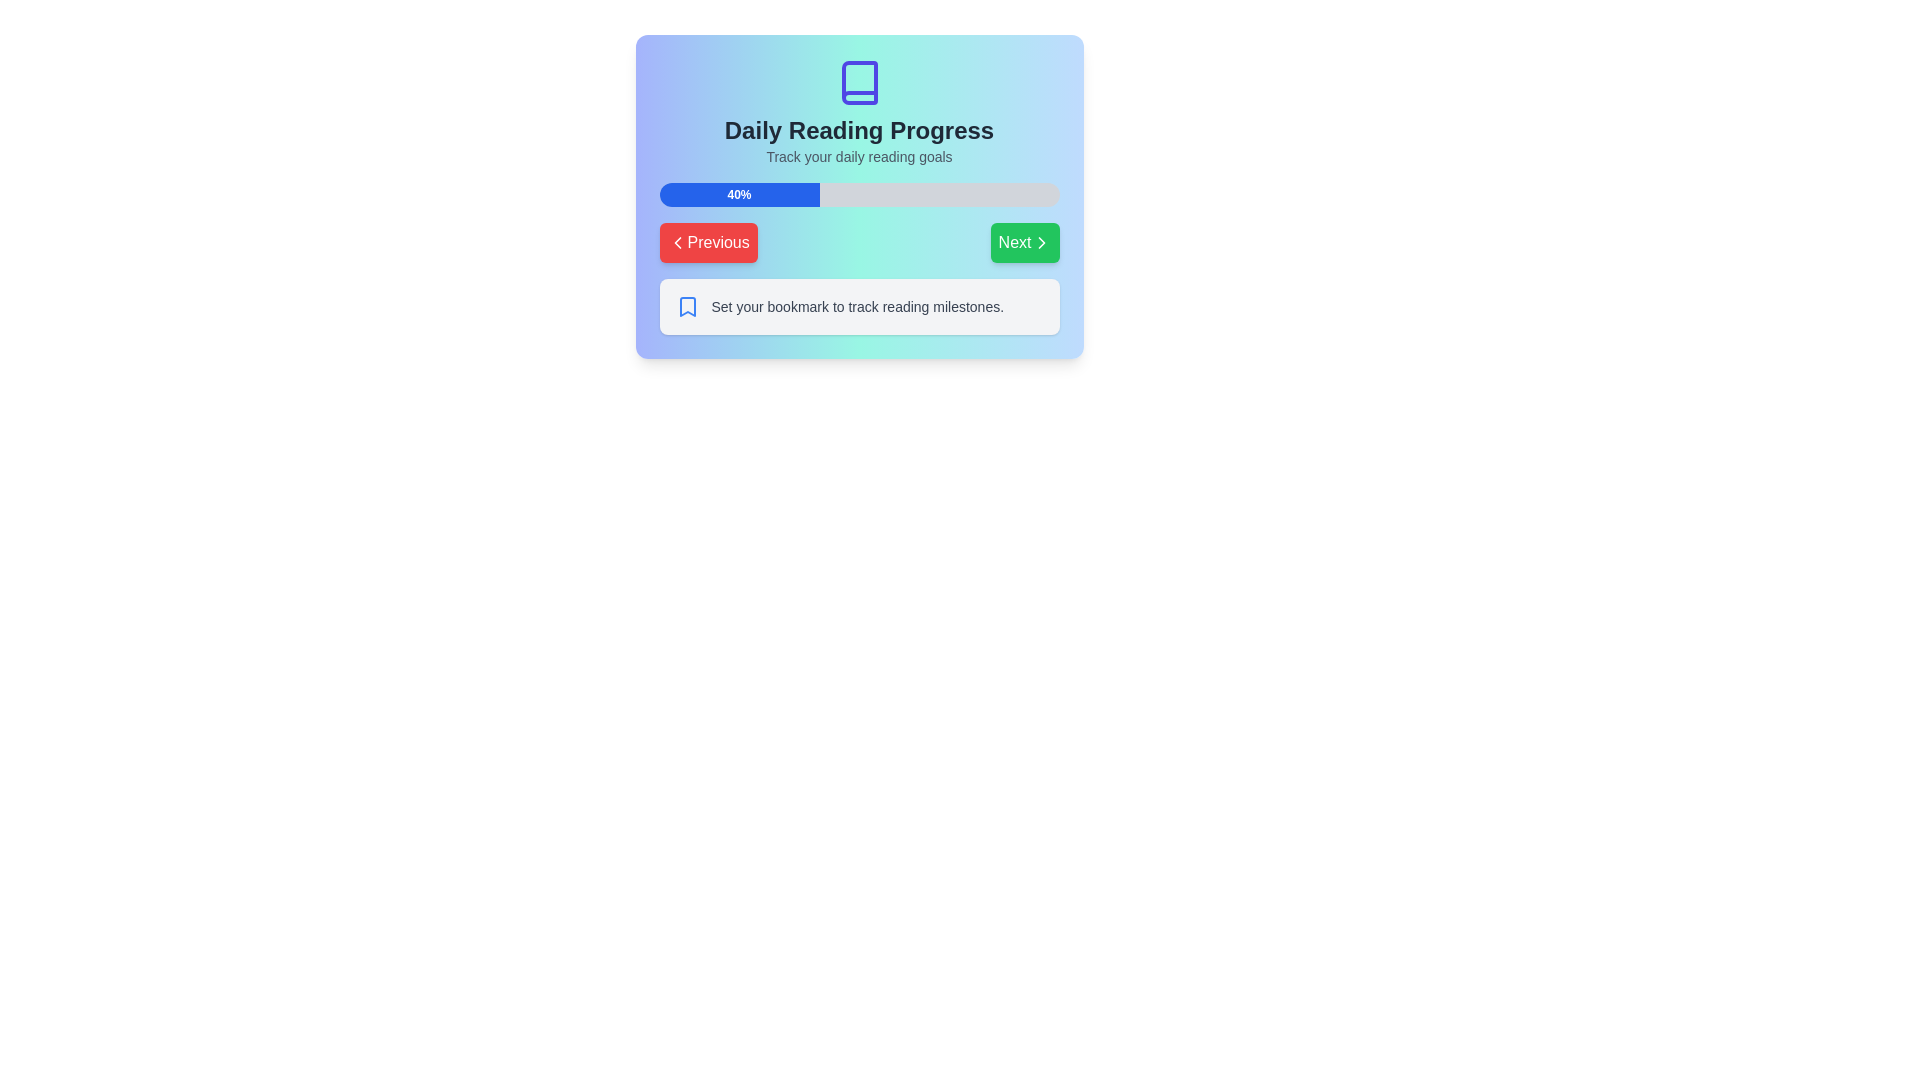 The height and width of the screenshot is (1080, 1920). What do you see at coordinates (1040, 242) in the screenshot?
I see `the chevron icon located on the right end of the 'Next' button to visually reinforce the forward navigation function` at bounding box center [1040, 242].